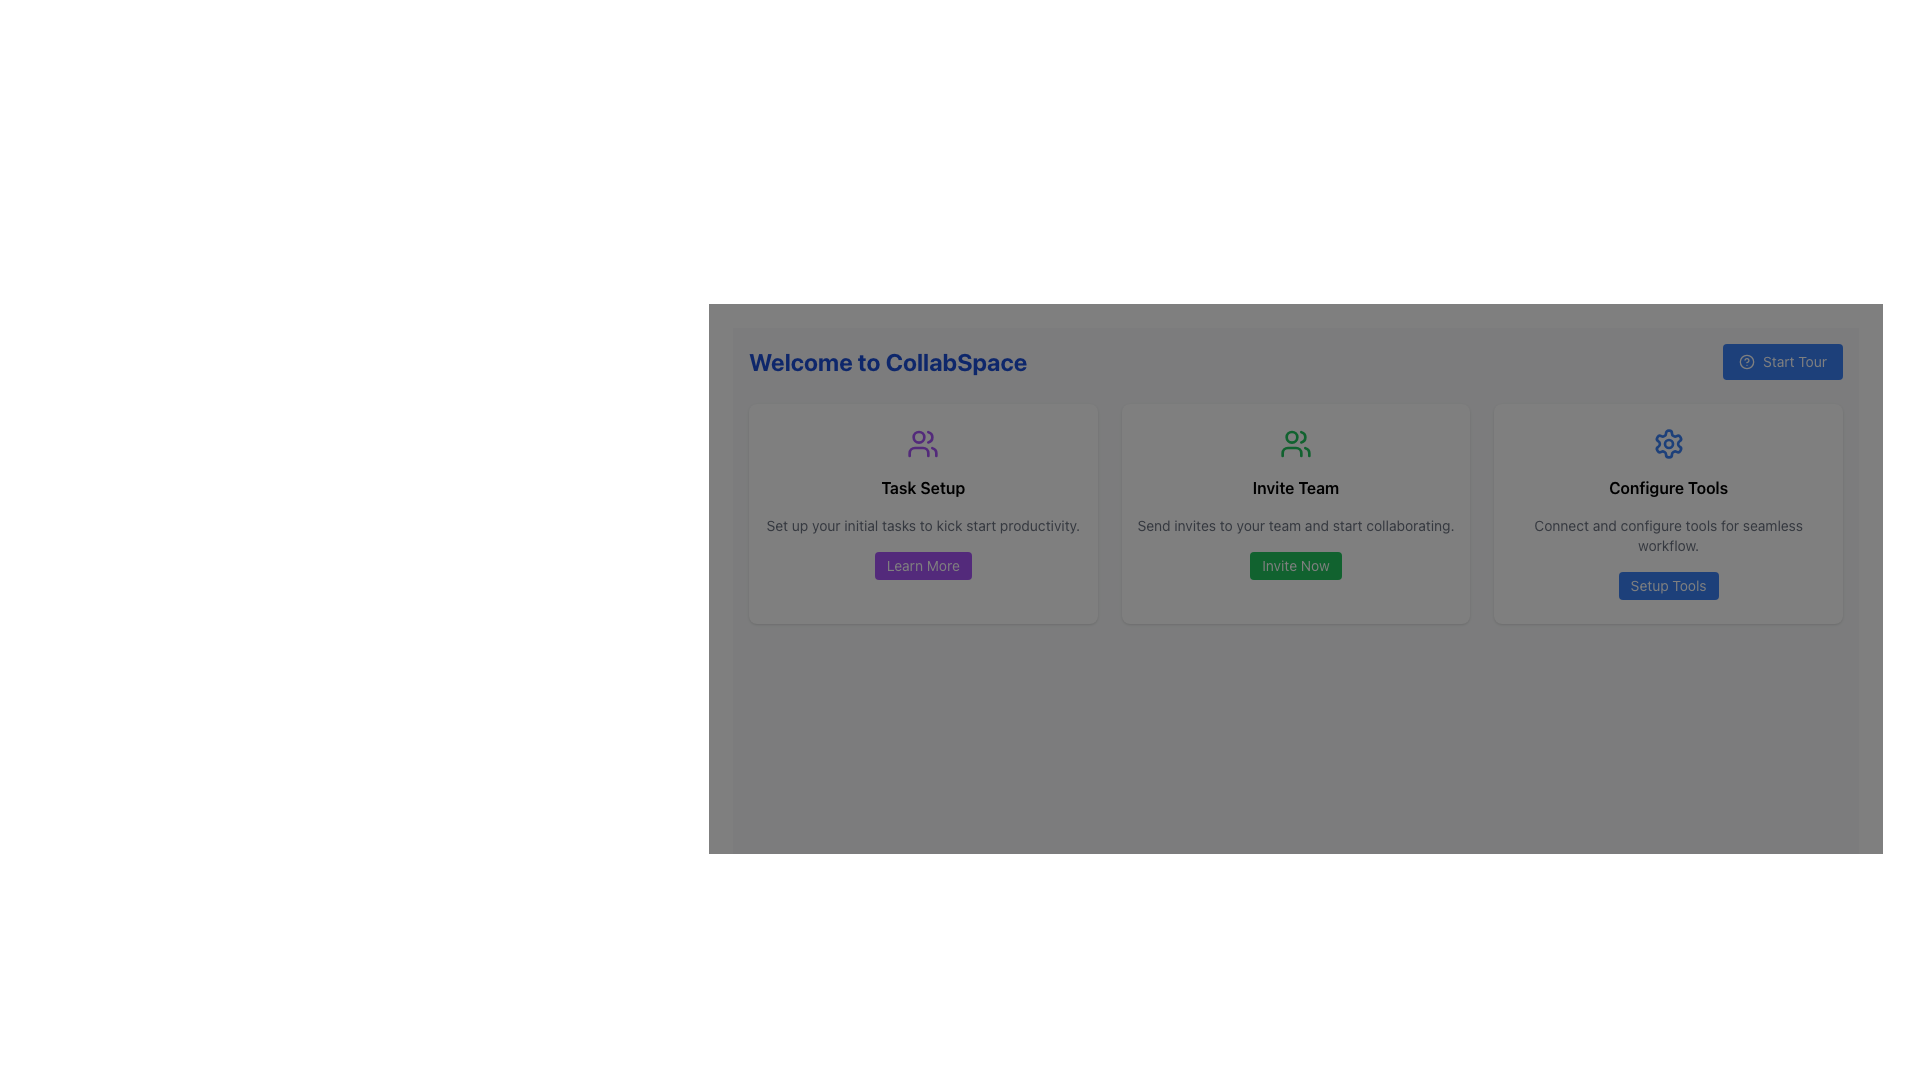 The width and height of the screenshot is (1920, 1080). What do you see at coordinates (1296, 488) in the screenshot?
I see `the Text Label that serves as a title for inviting team members, located on the second card from the left in a three-card row layout, directly below a green user icon and above the description and 'Invite Now' button` at bounding box center [1296, 488].